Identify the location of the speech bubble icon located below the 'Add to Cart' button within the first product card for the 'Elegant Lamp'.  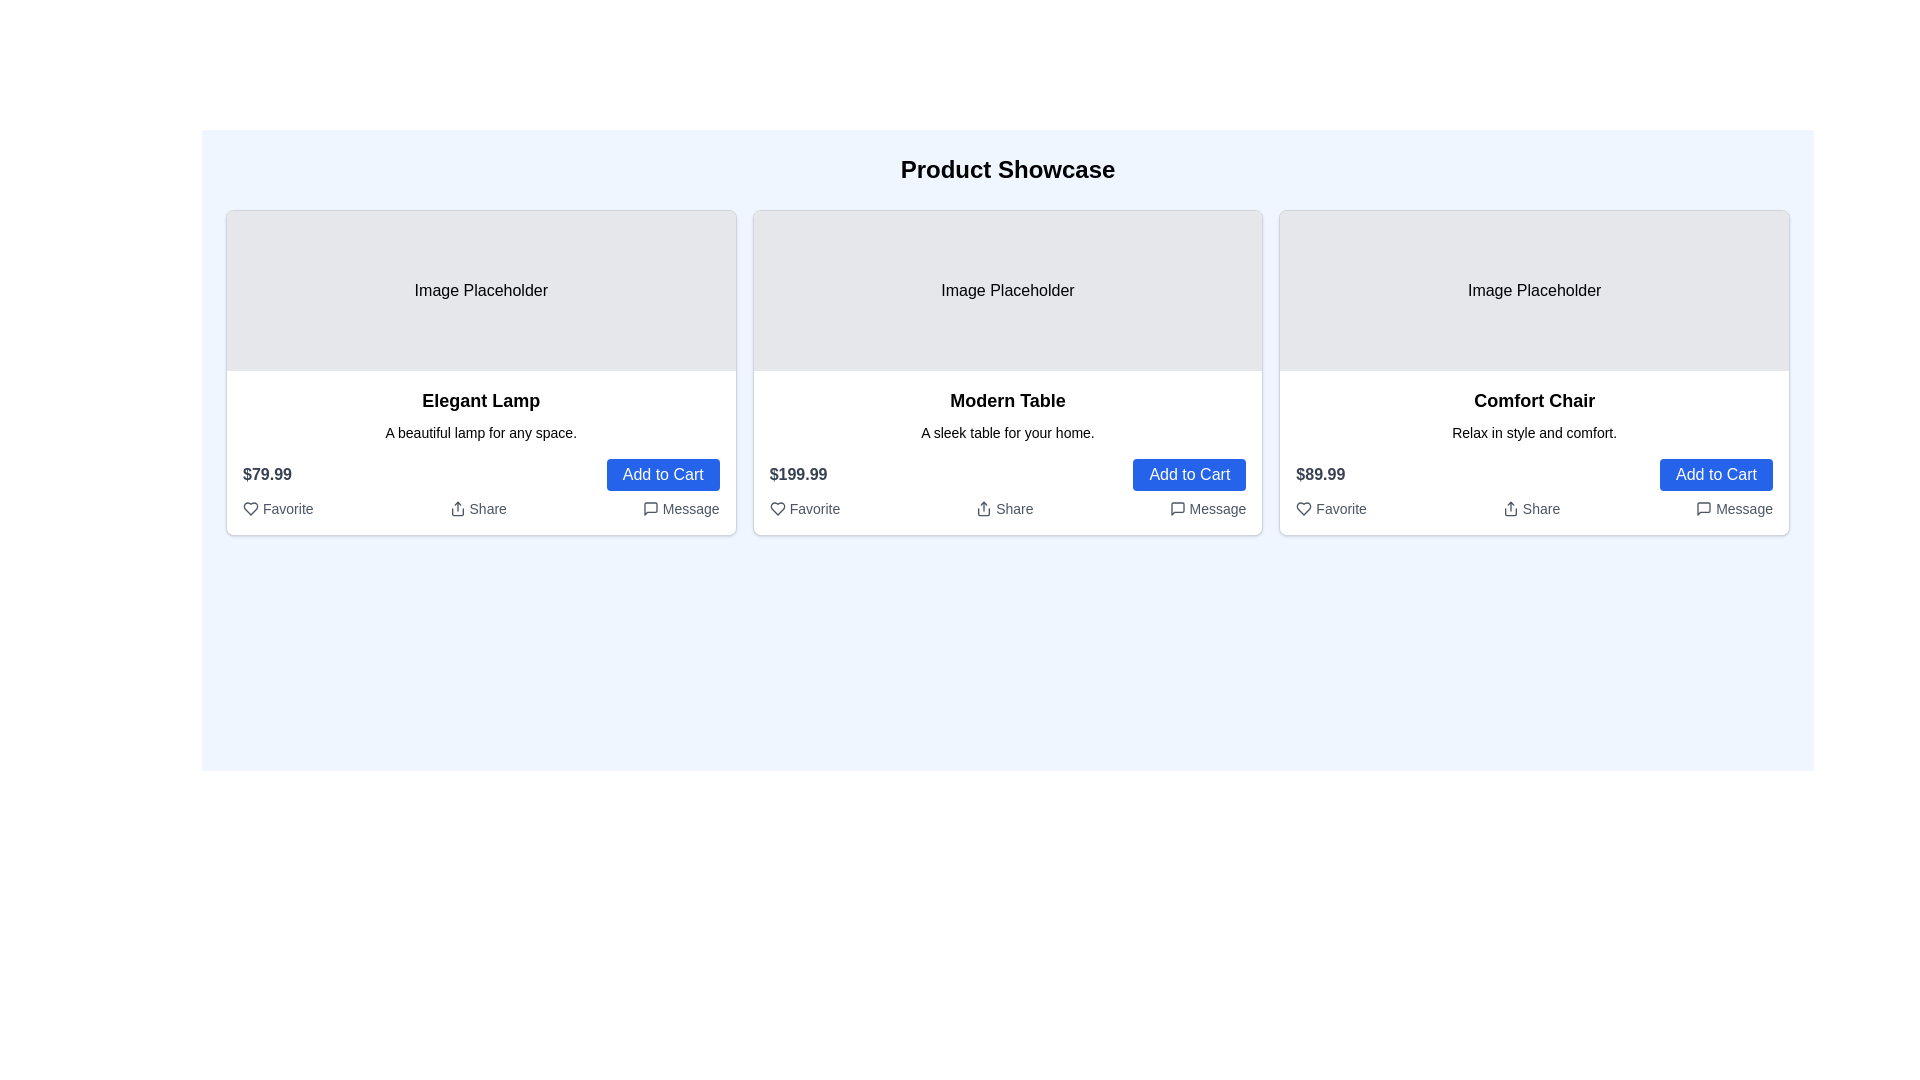
(650, 508).